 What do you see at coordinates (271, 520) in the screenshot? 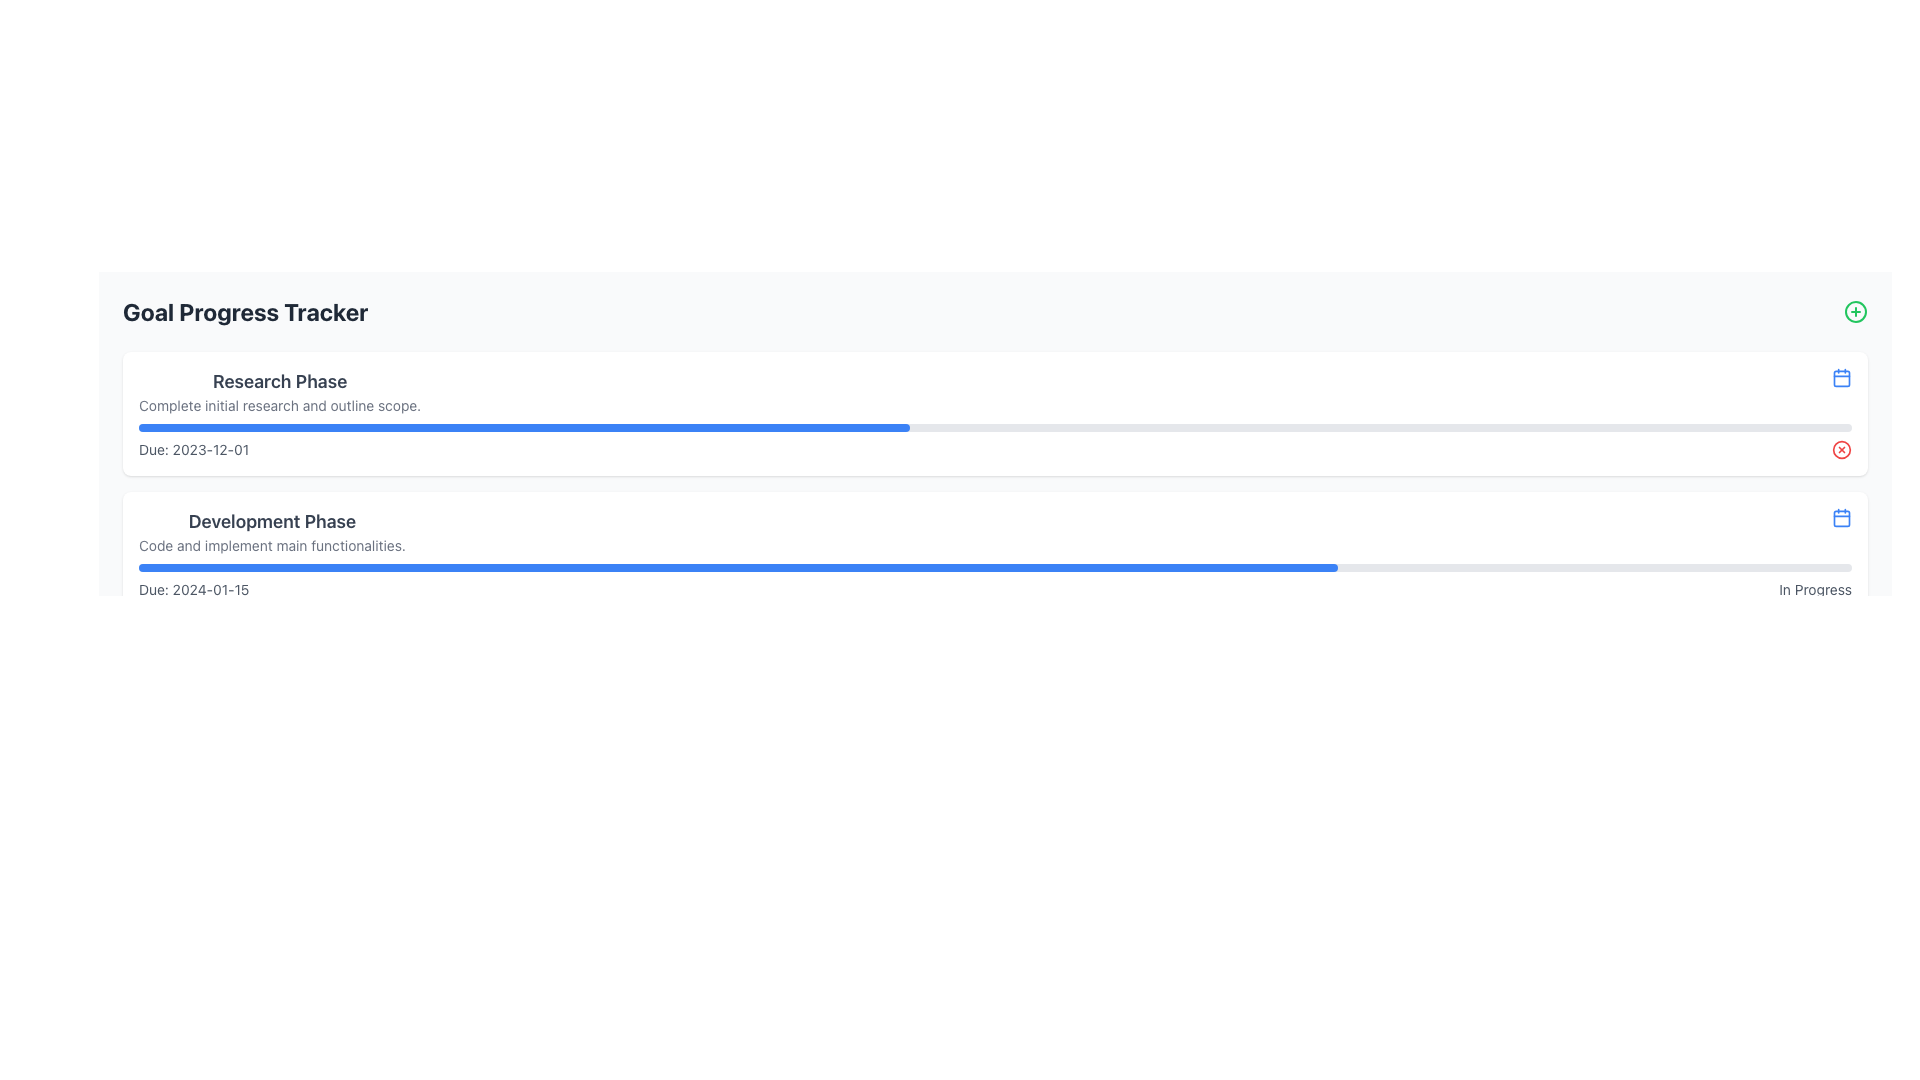
I see `the text label displaying 'Development Phase', which is styled in bold dark gray and serves as a section title` at bounding box center [271, 520].